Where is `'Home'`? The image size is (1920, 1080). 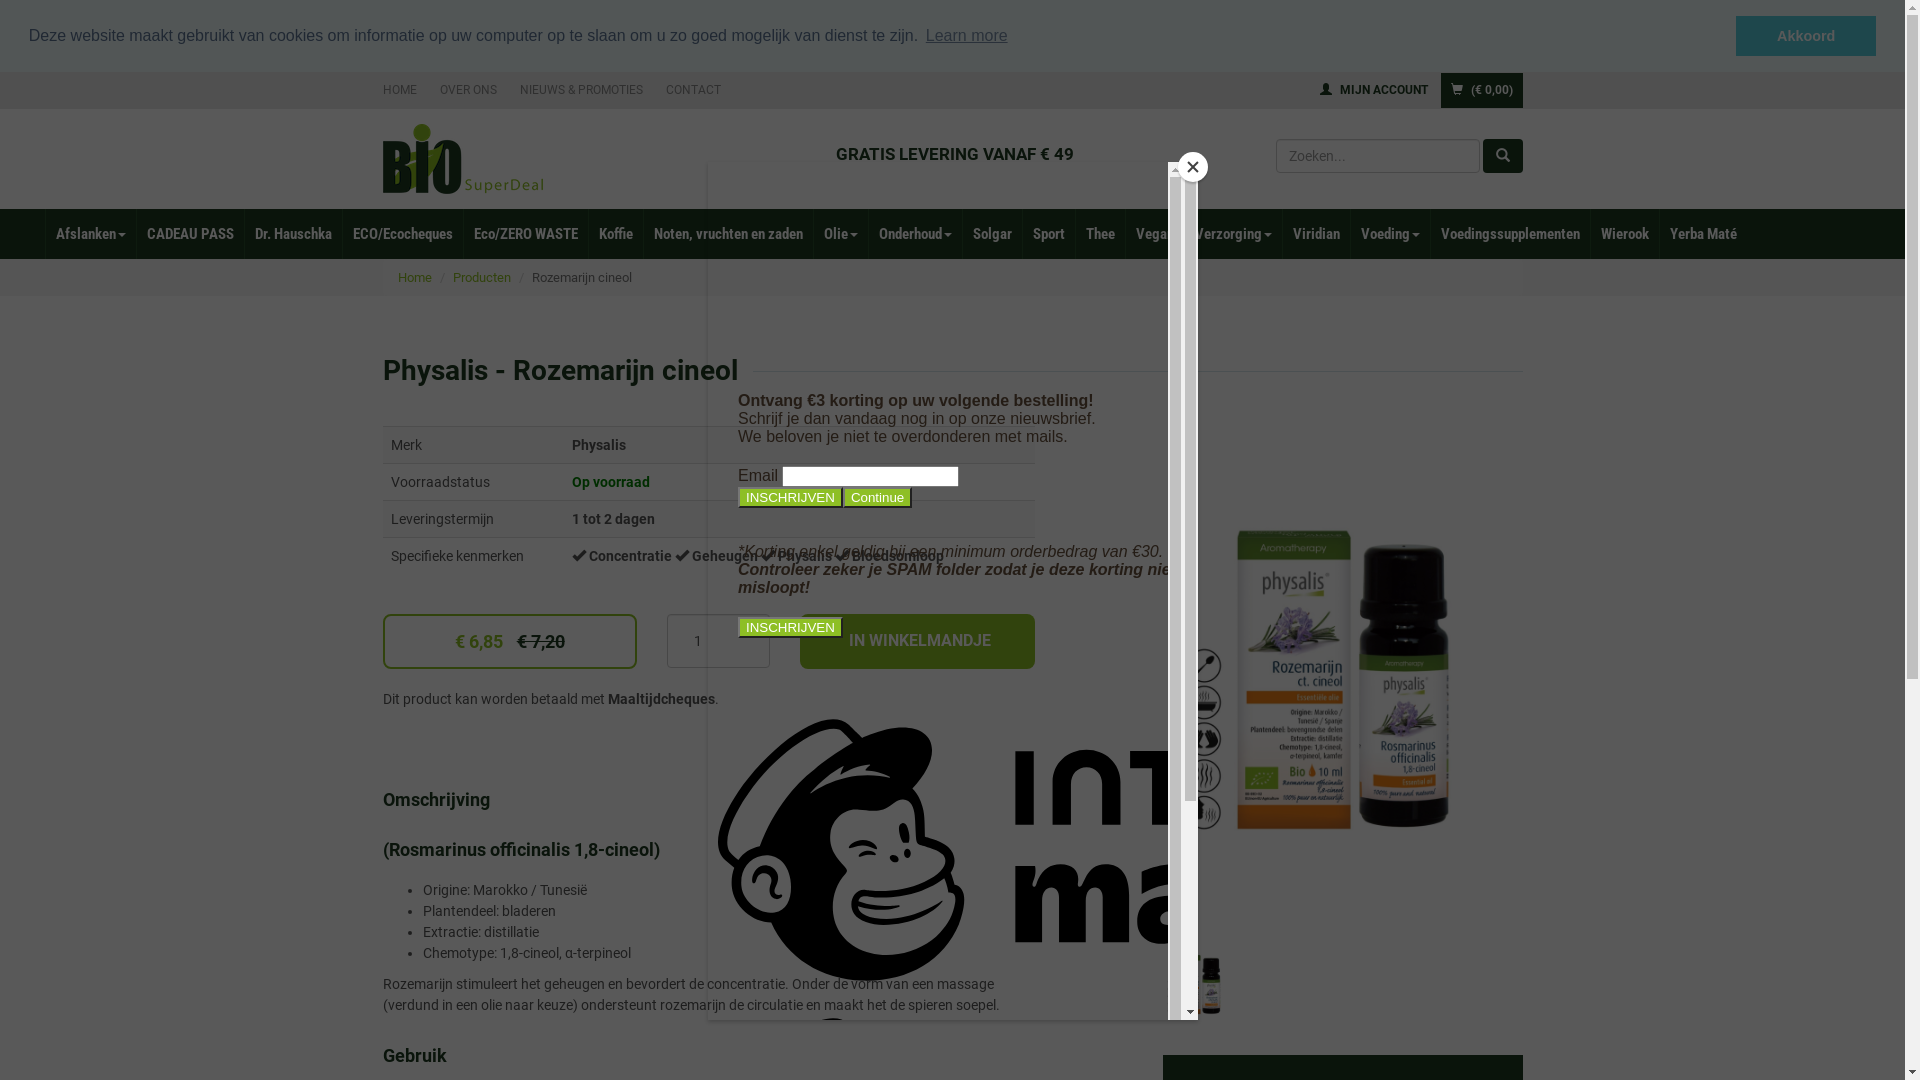 'Home' is located at coordinates (413, 277).